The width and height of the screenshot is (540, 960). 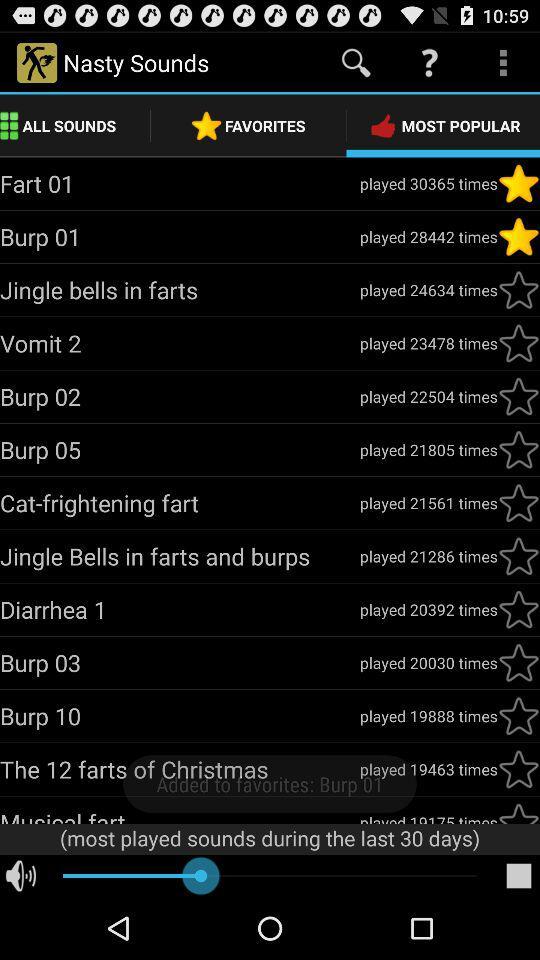 I want to click on favorite, so click(x=518, y=608).